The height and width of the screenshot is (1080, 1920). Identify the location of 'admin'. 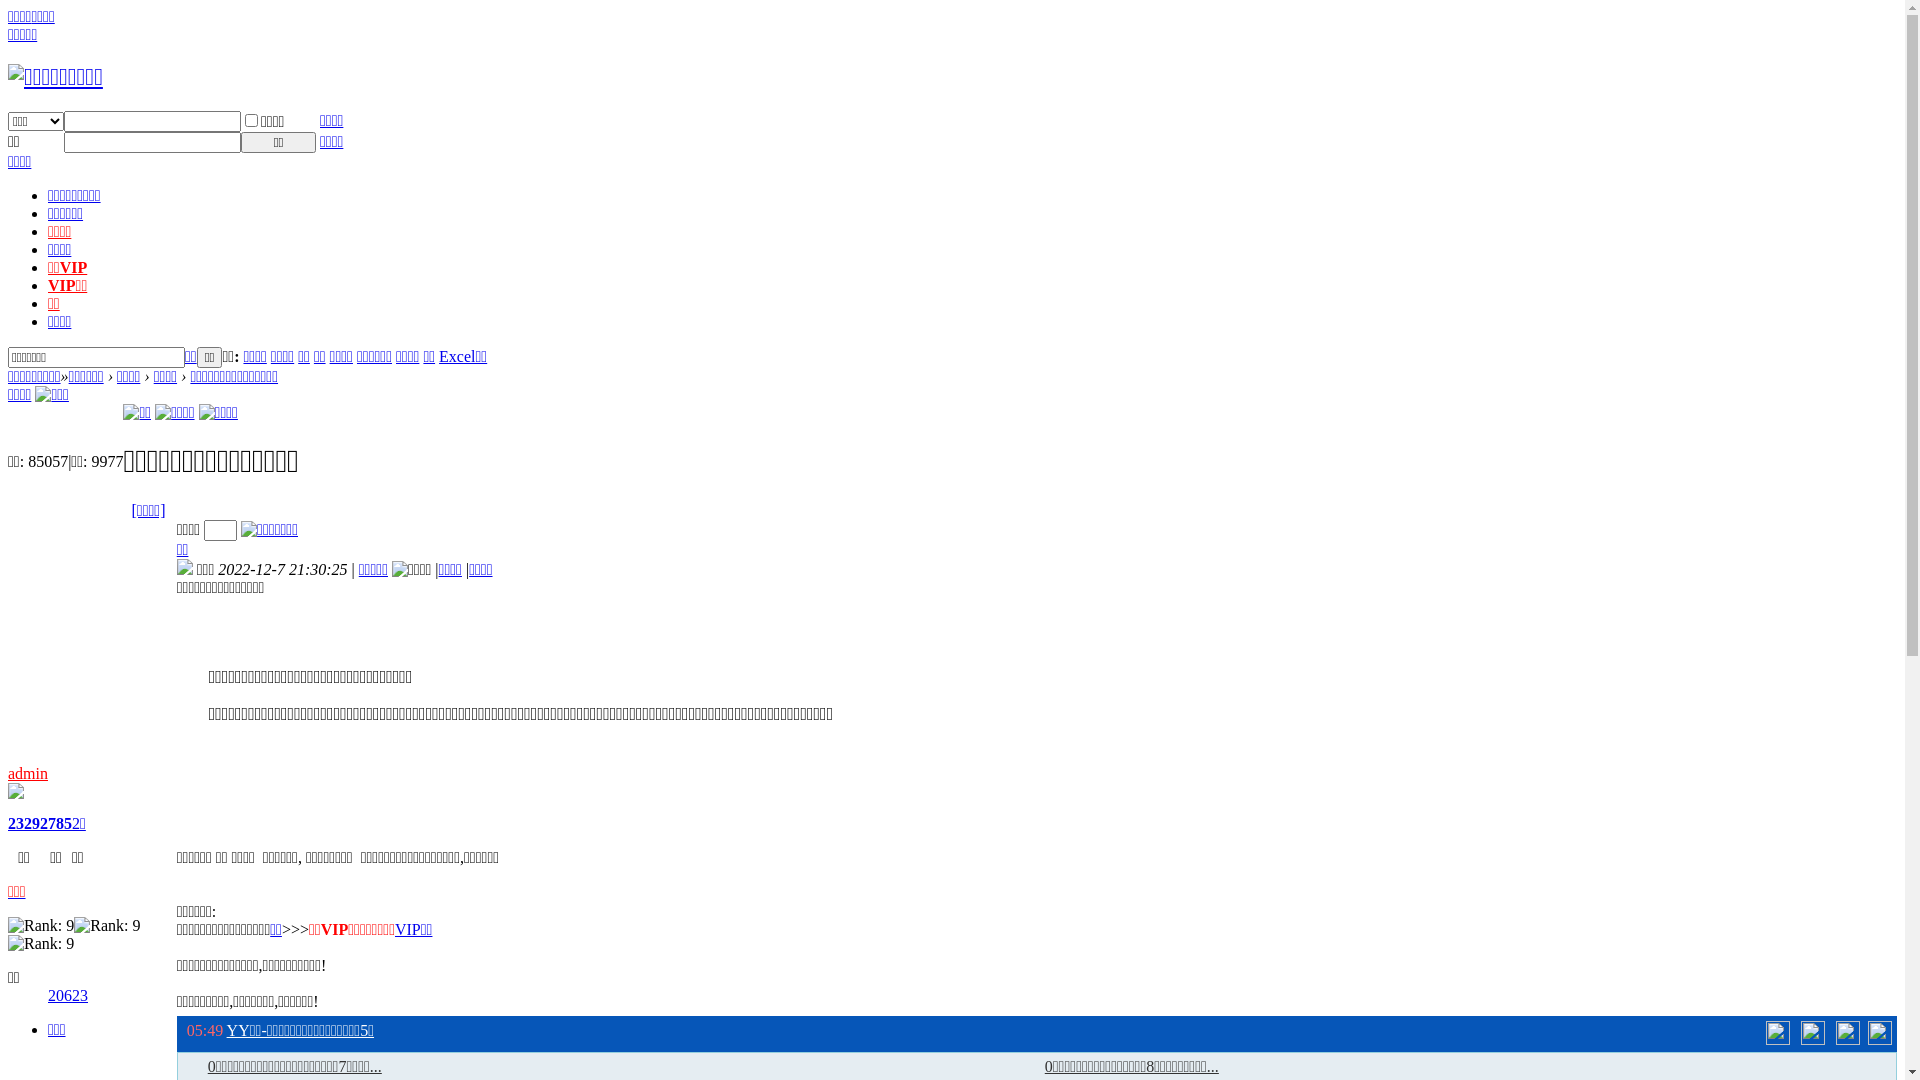
(28, 772).